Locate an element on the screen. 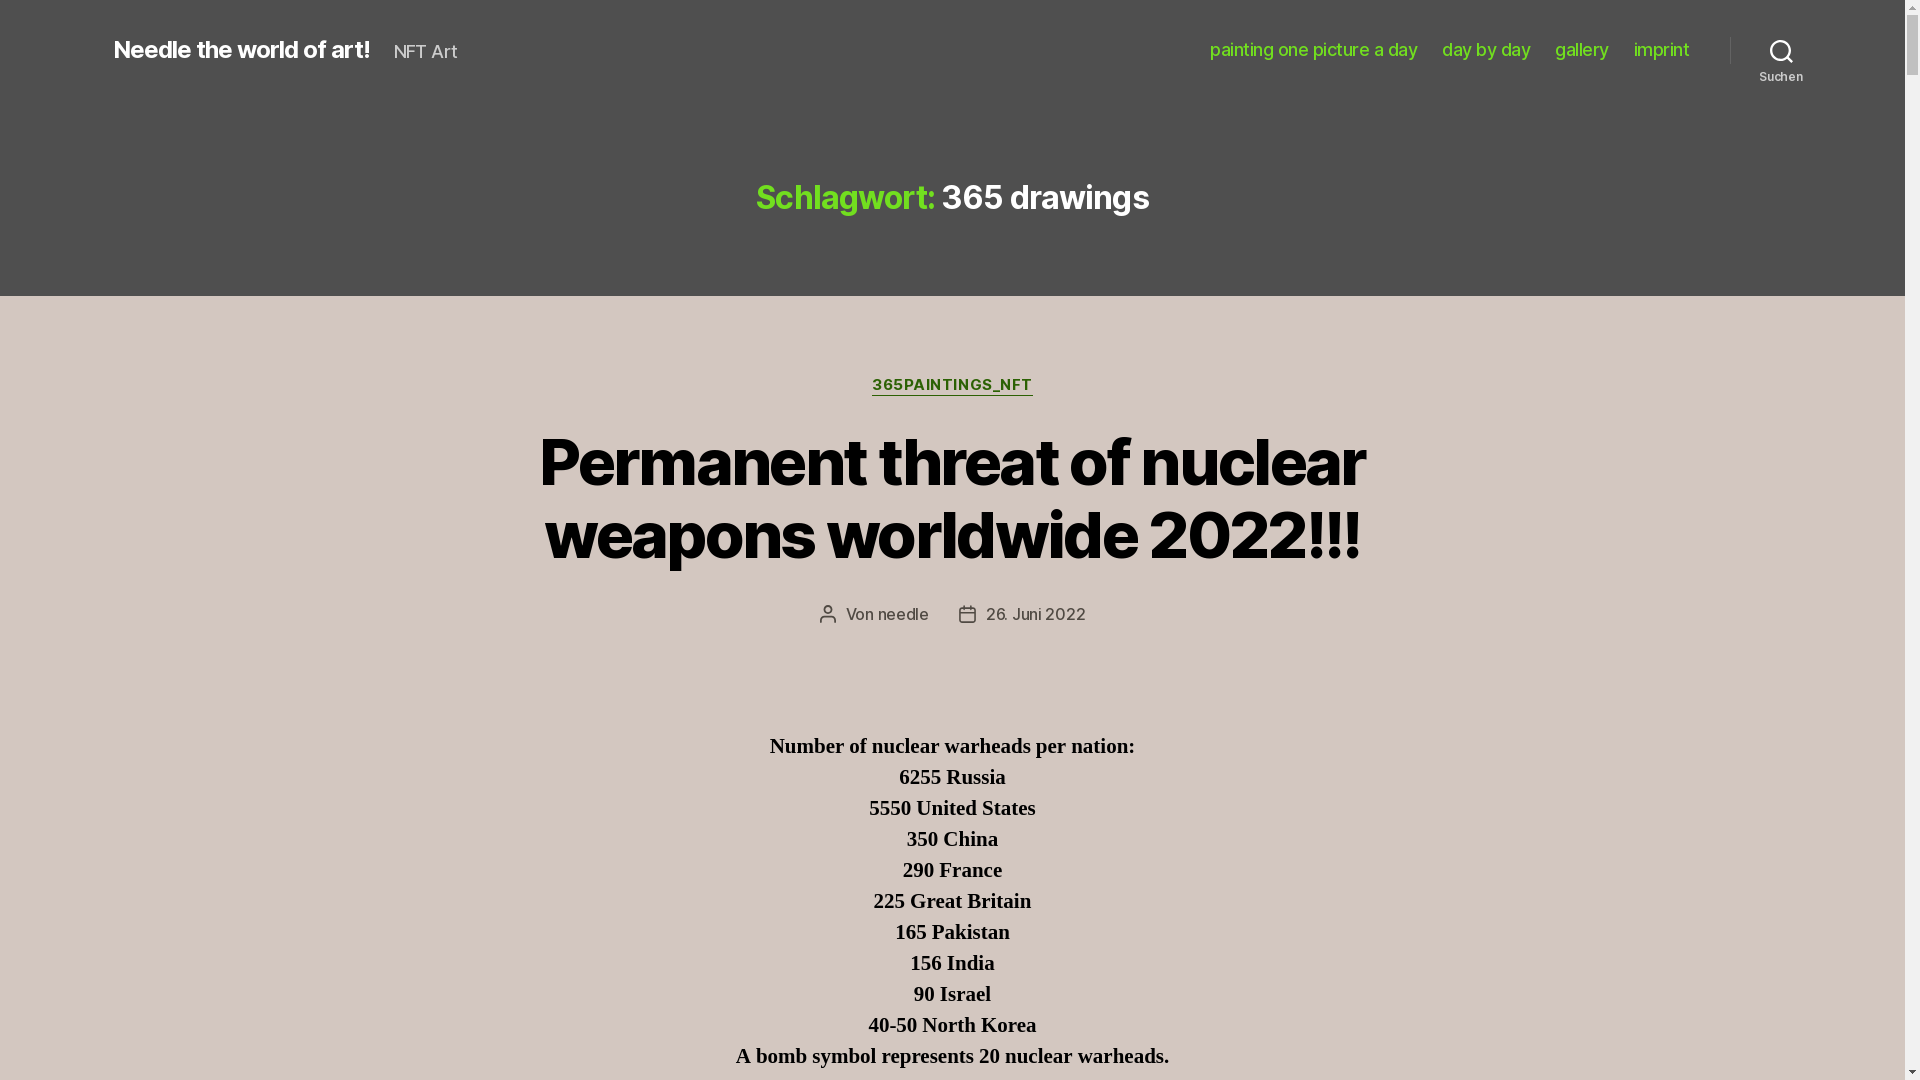  '365PAINTINGS_NFT' is located at coordinates (951, 385).